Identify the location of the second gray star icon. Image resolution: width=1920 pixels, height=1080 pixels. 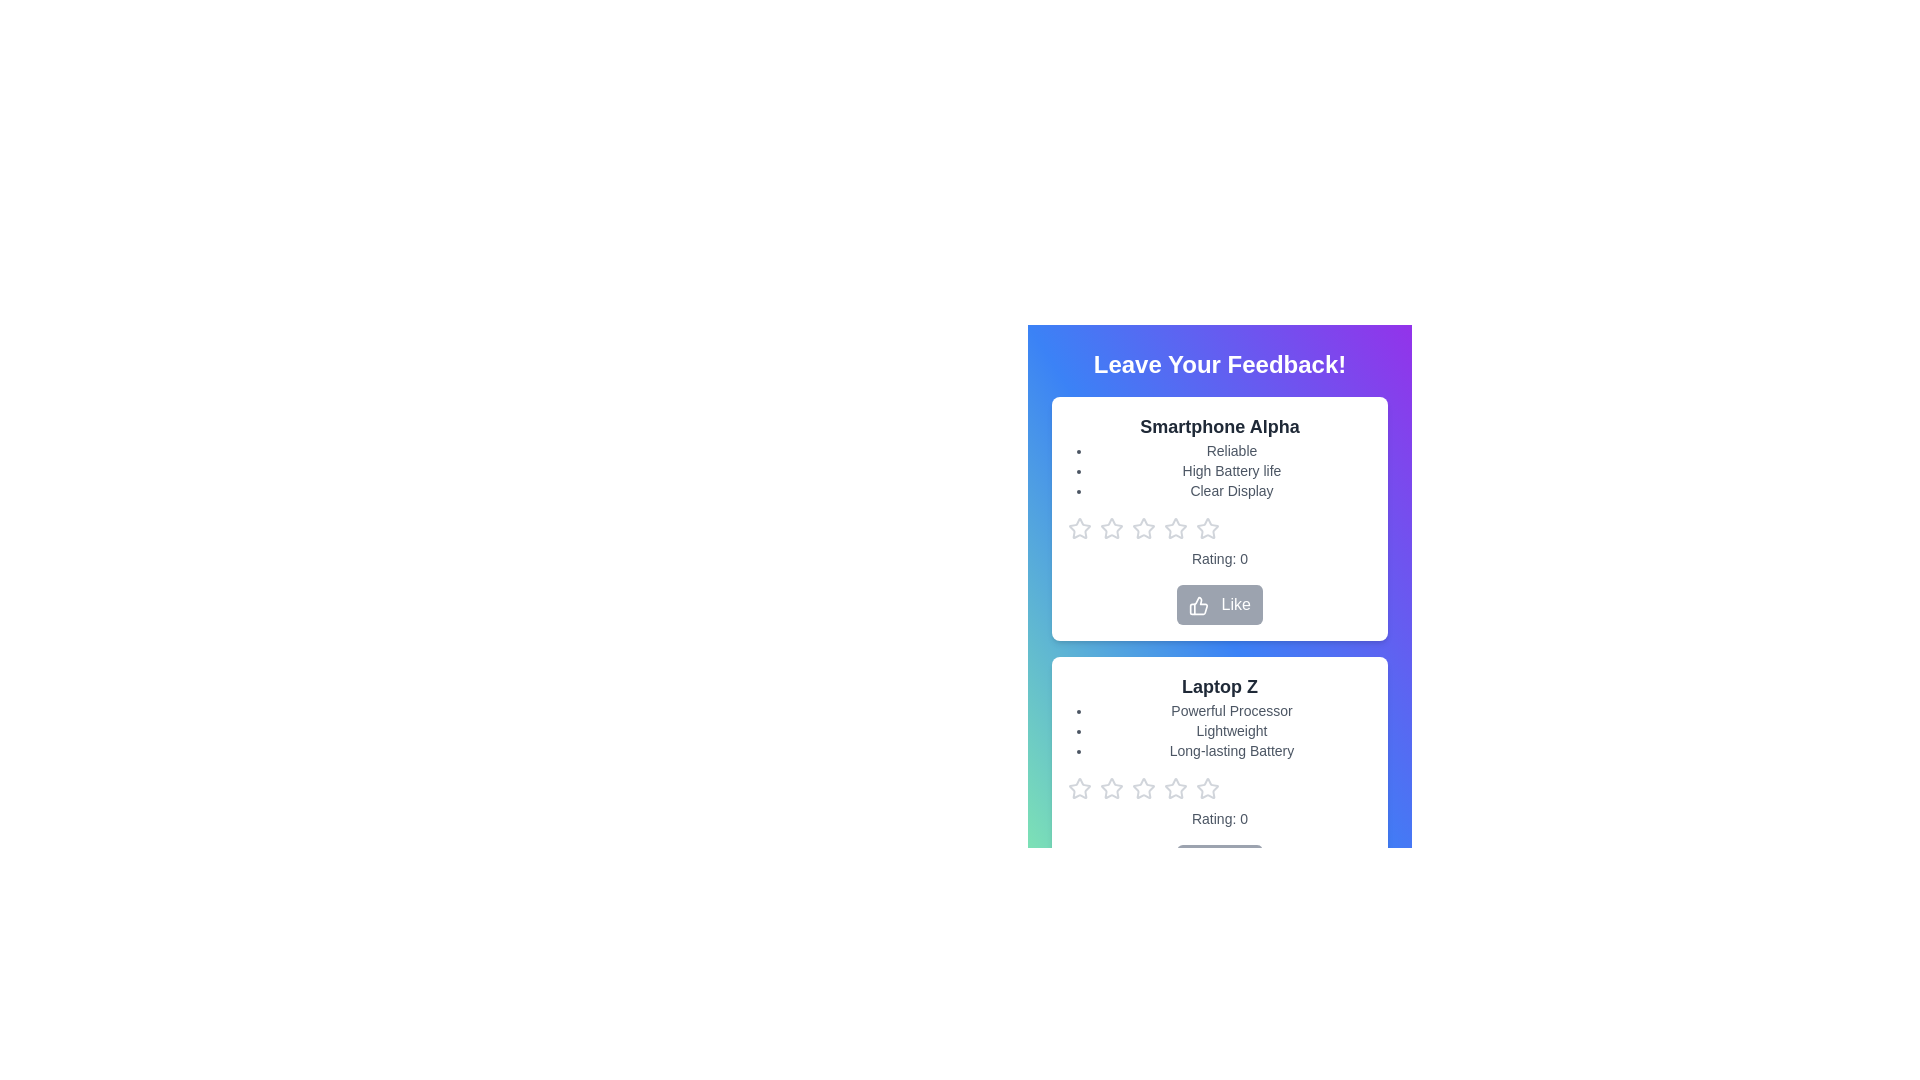
(1111, 788).